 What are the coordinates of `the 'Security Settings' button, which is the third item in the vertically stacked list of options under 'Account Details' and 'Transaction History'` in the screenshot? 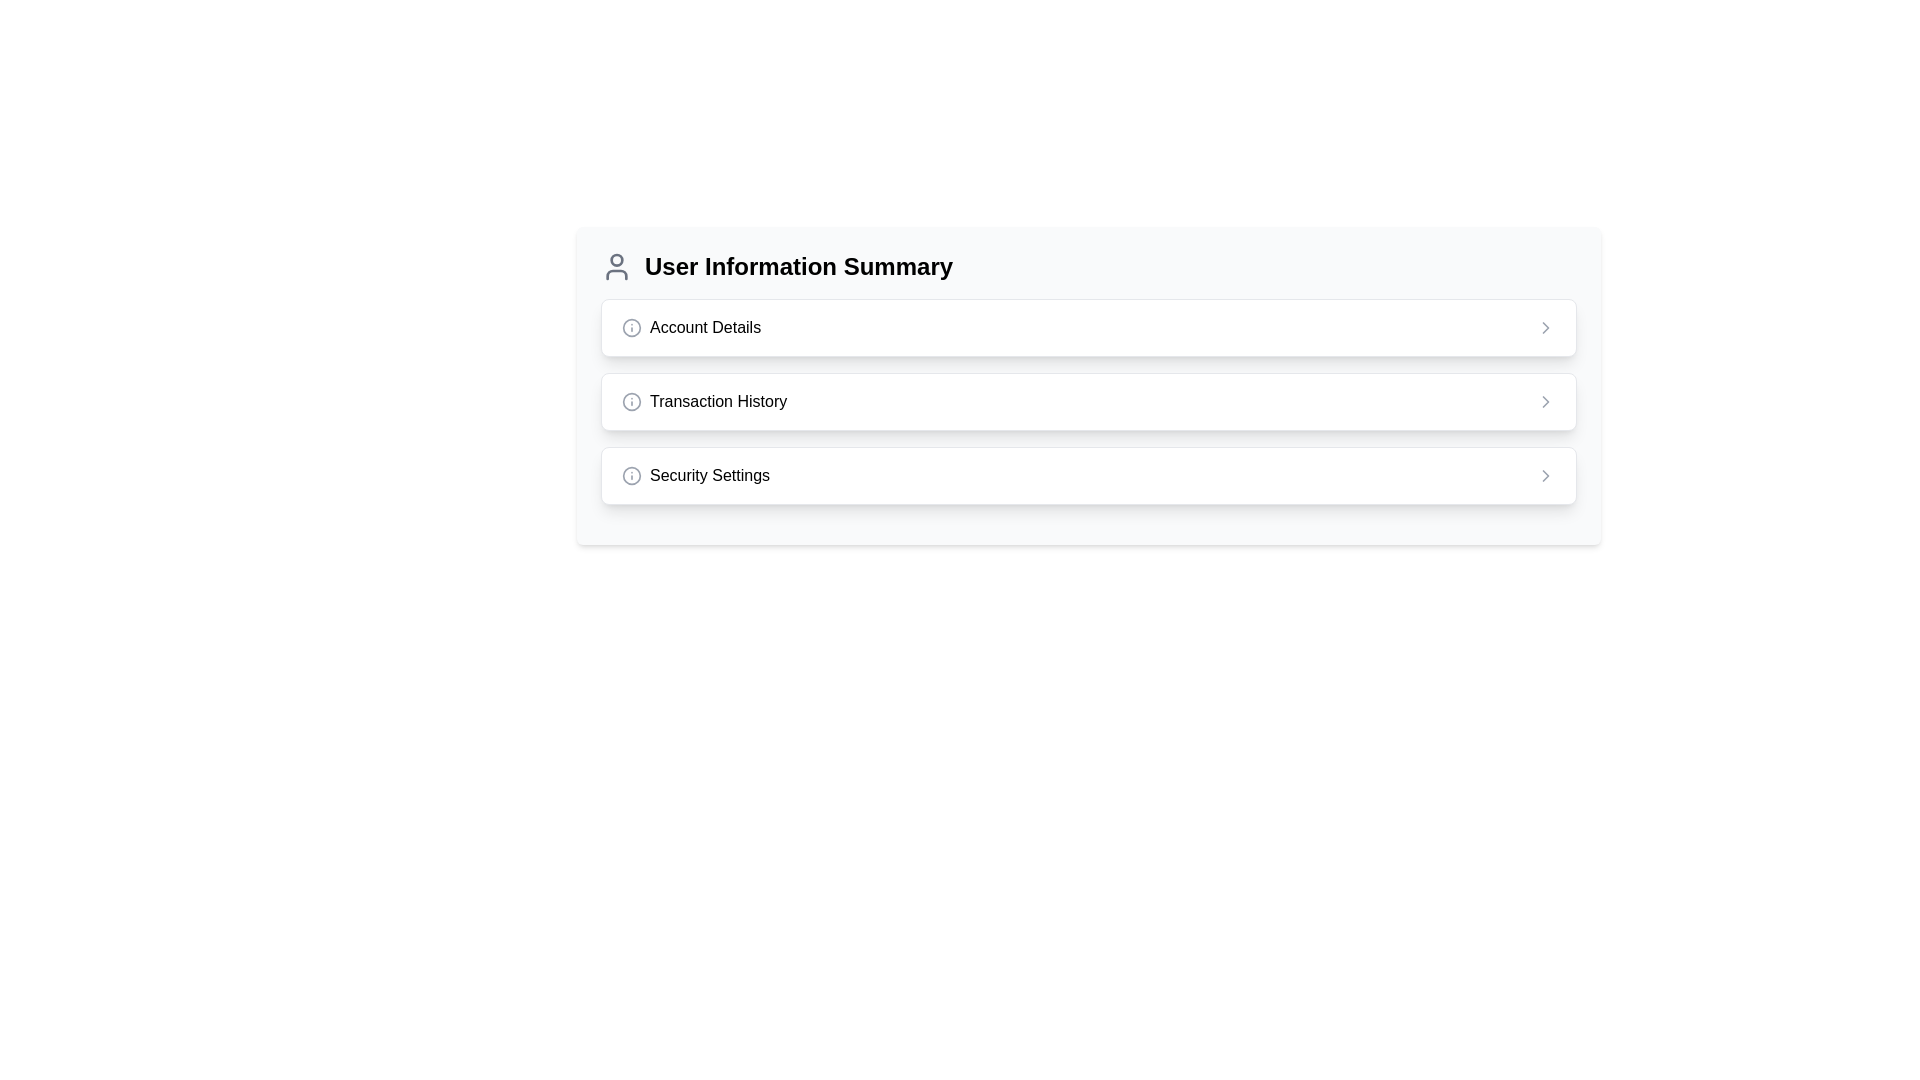 It's located at (1088, 475).